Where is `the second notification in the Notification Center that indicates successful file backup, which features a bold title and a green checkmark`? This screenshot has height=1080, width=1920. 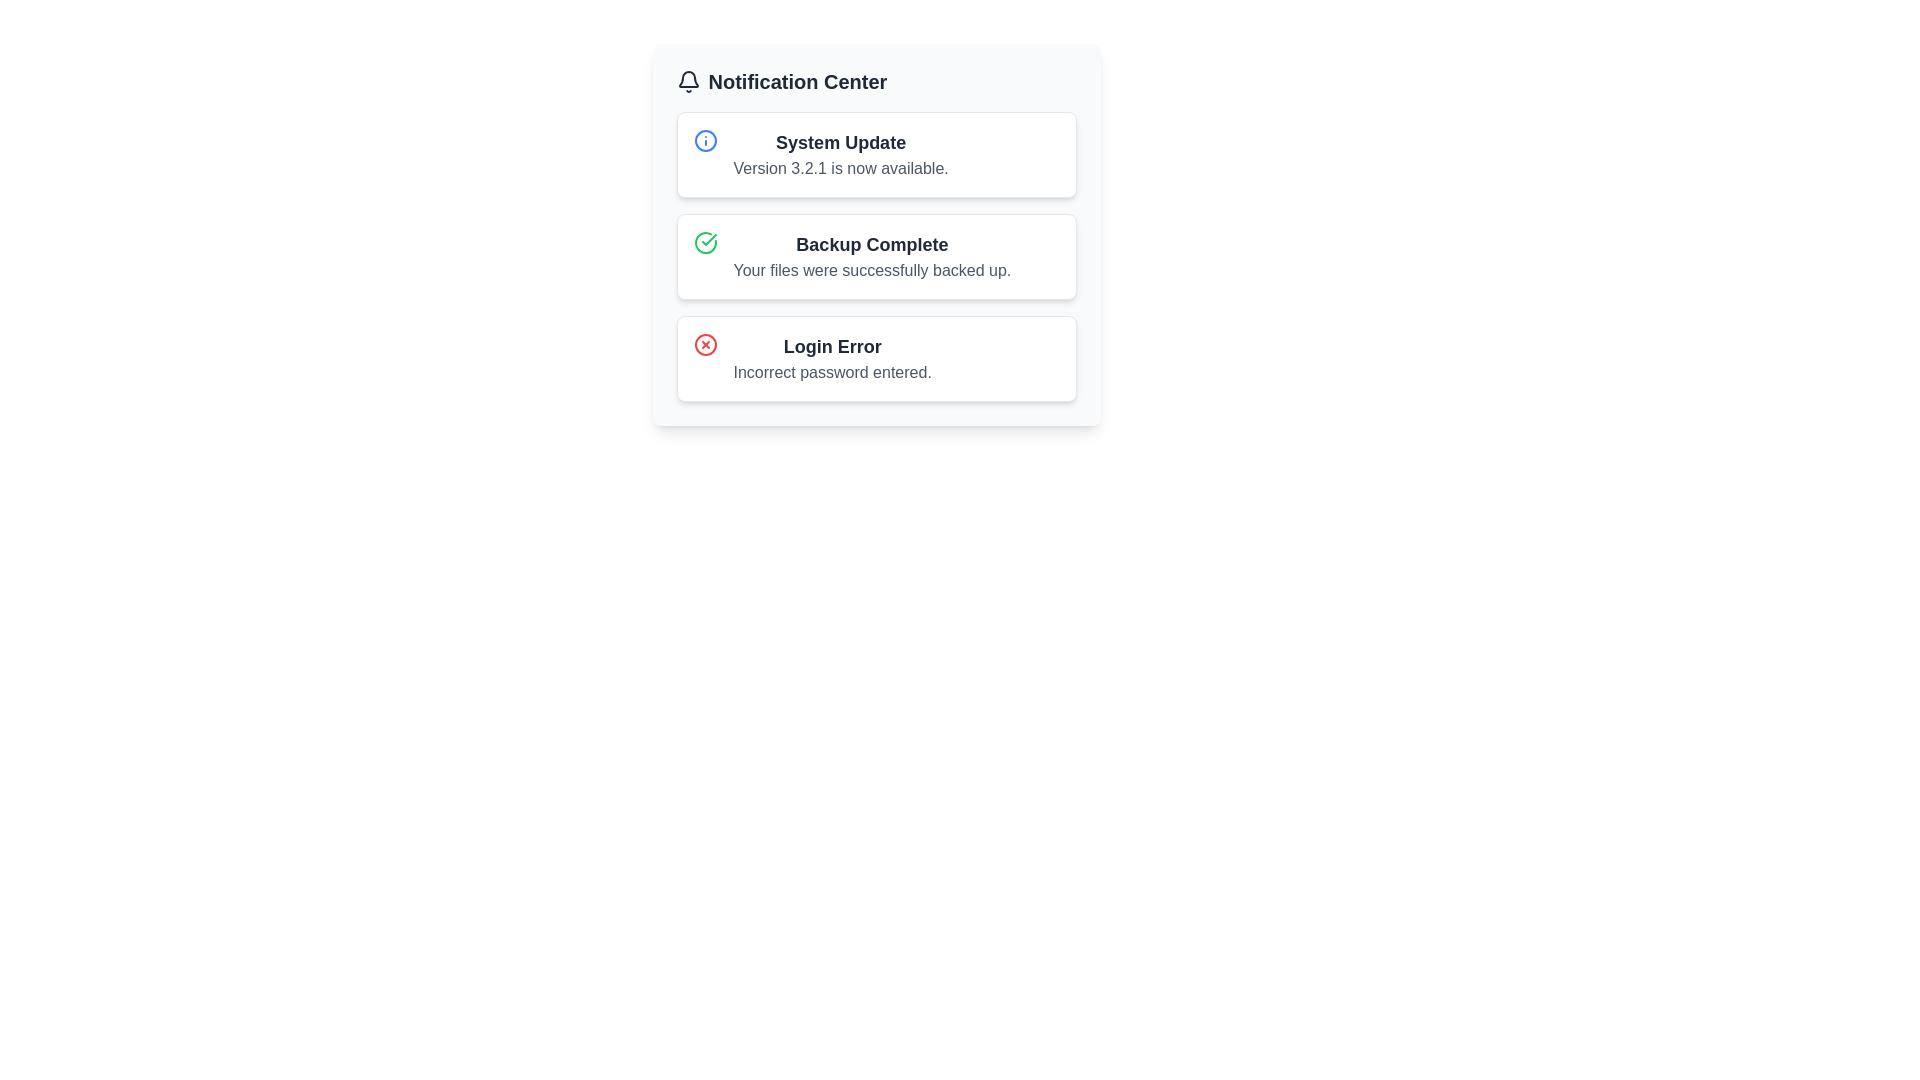 the second notification in the Notification Center that indicates successful file backup, which features a bold title and a green checkmark is located at coordinates (876, 256).